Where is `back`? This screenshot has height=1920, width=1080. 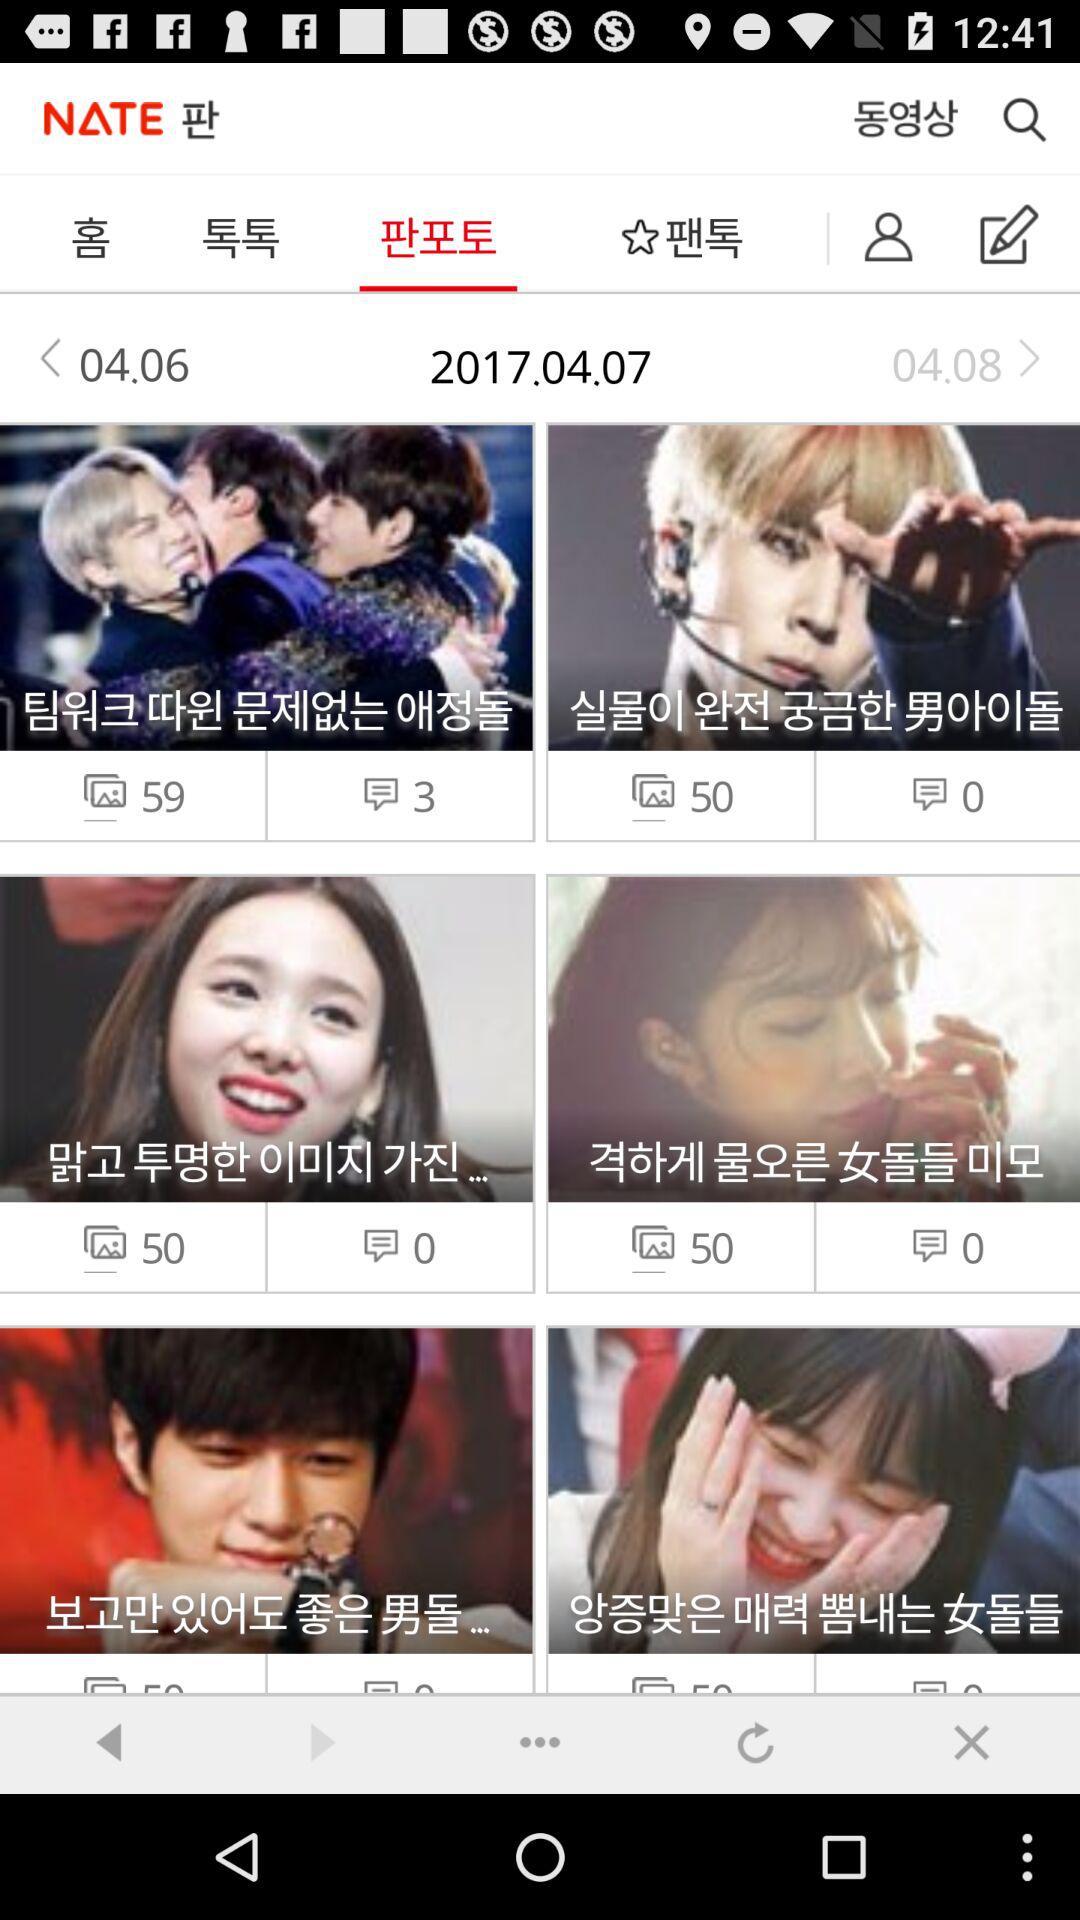
back is located at coordinates (108, 1741).